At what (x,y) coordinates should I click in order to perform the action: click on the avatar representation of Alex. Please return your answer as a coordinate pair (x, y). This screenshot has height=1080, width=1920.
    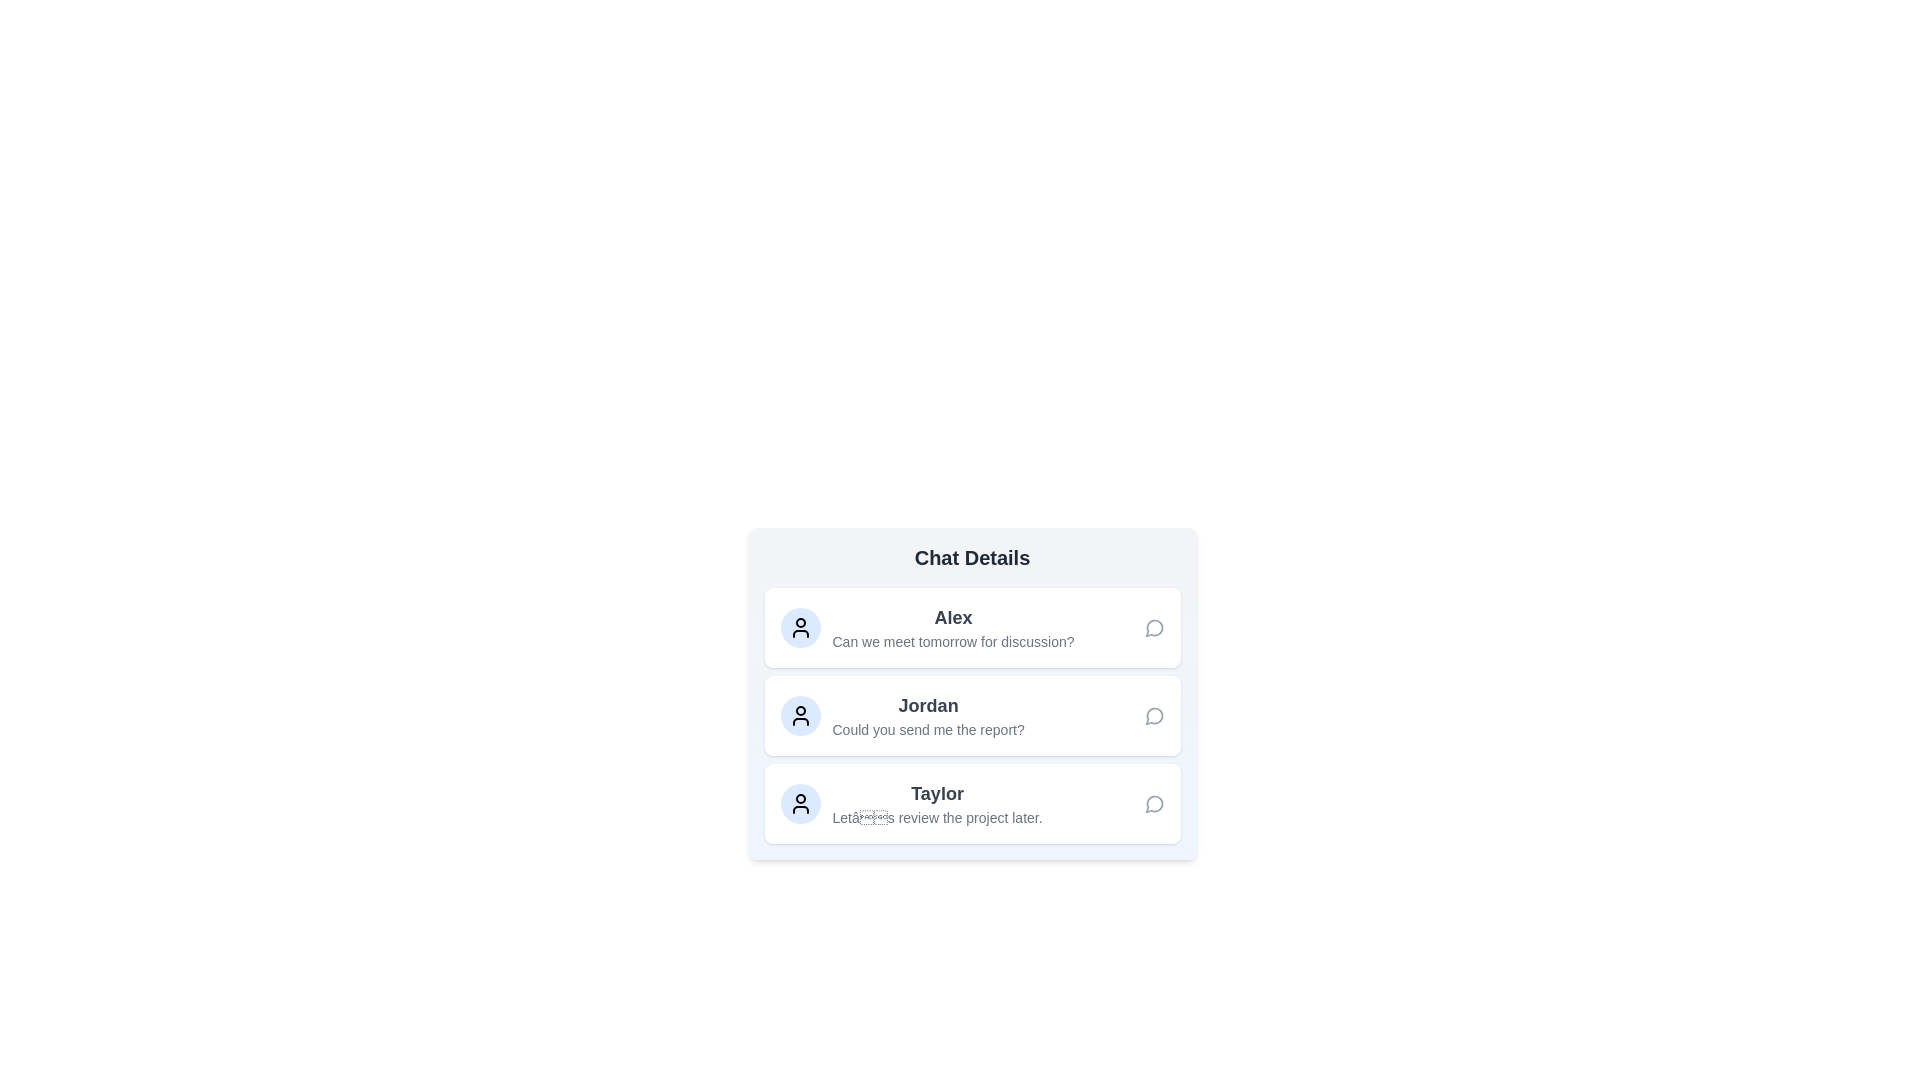
    Looking at the image, I should click on (800, 627).